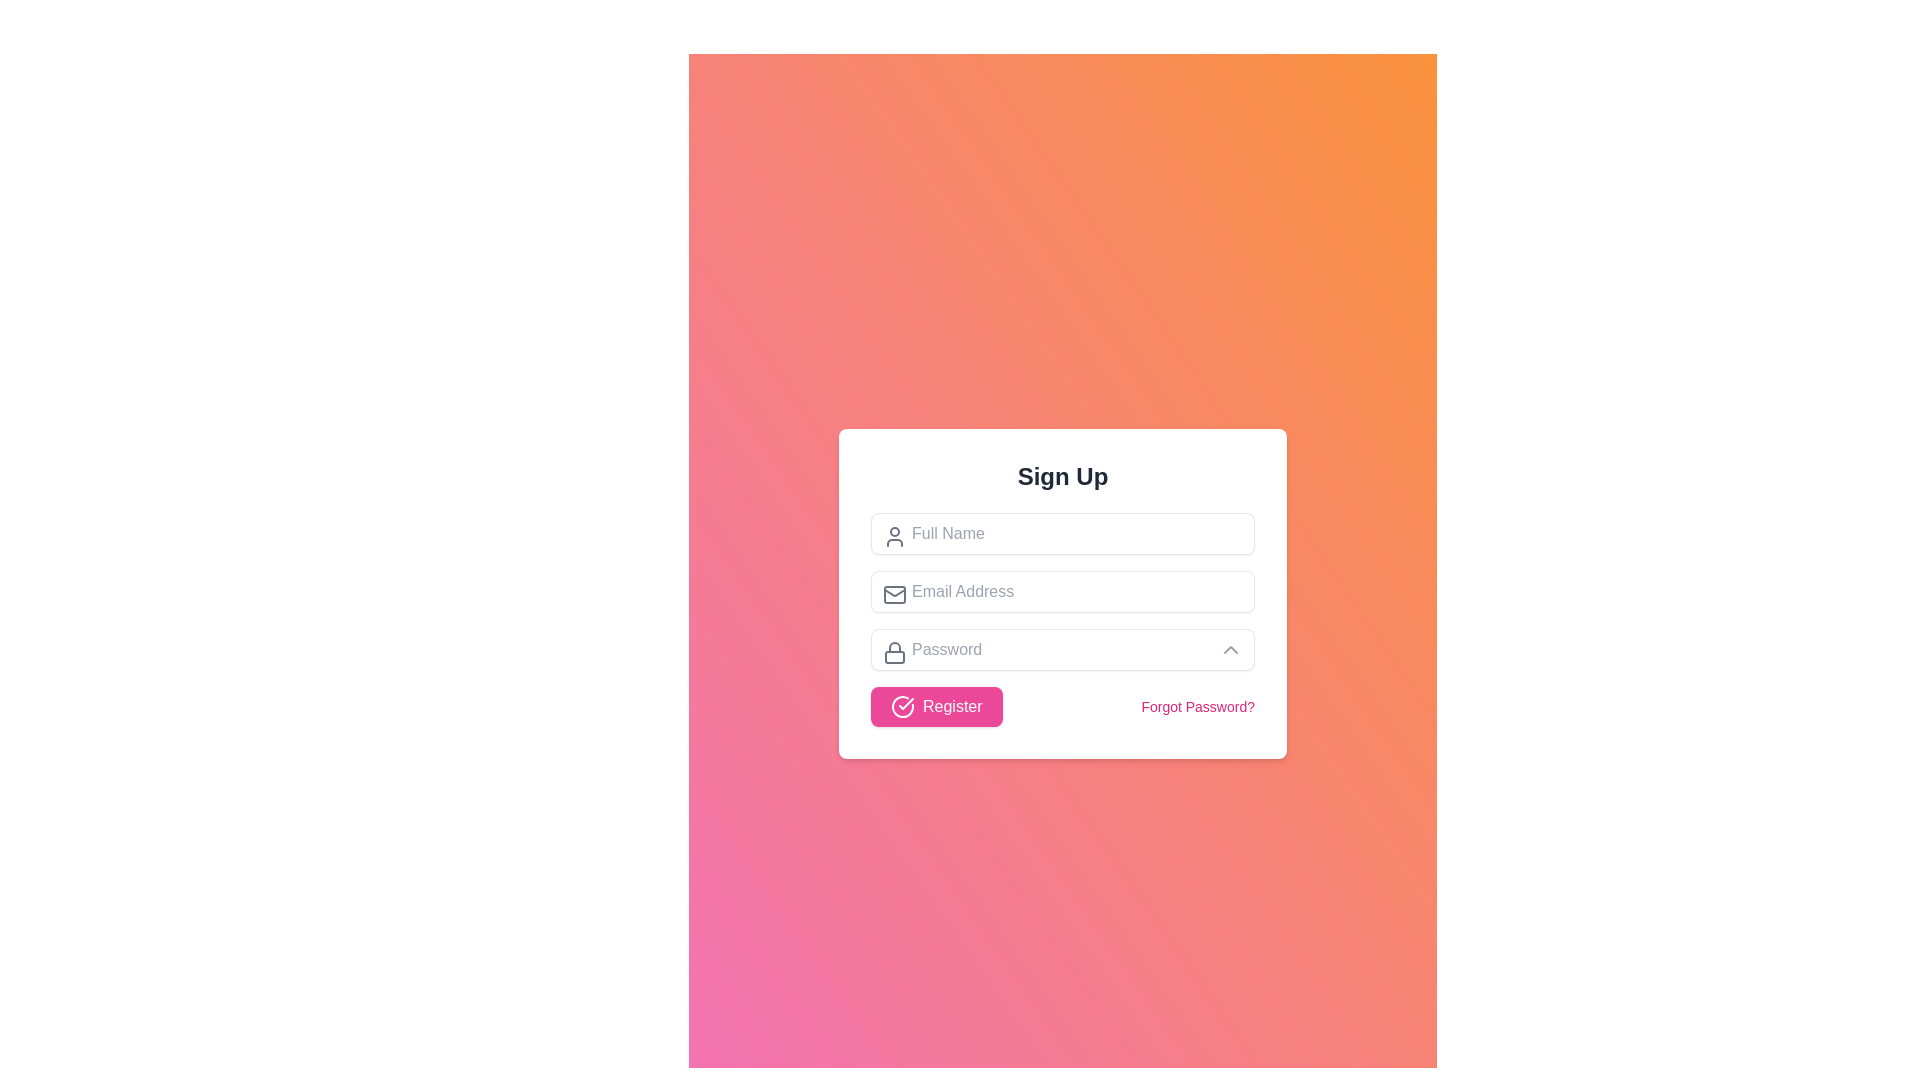 The image size is (1920, 1080). I want to click on the gray user avatar SVG icon located to the left of the 'Full Name' text input field, which is visually distinct and aligned with the input's vertical center, so click(893, 535).